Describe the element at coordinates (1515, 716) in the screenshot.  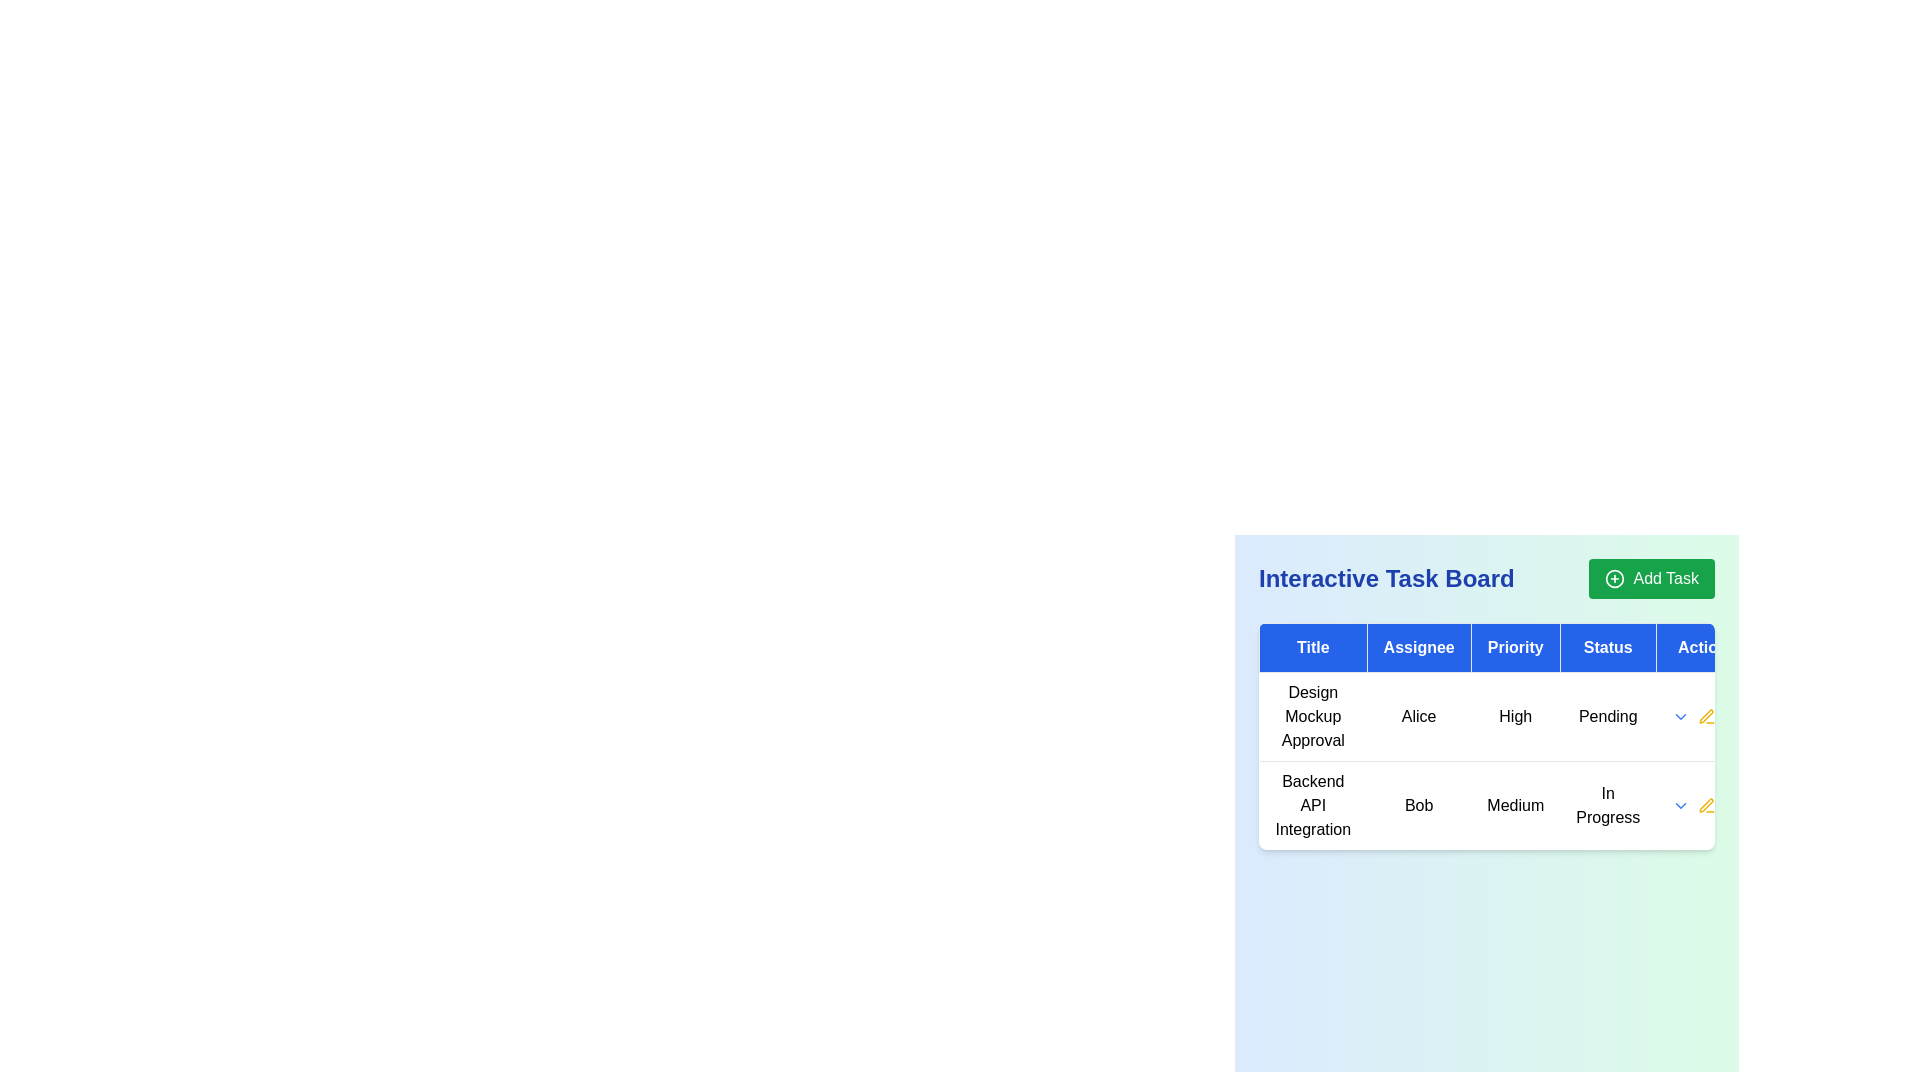
I see `the text label displaying 'High', which is located in the third column of the top row under the 'Priority' column in a table layout` at that location.